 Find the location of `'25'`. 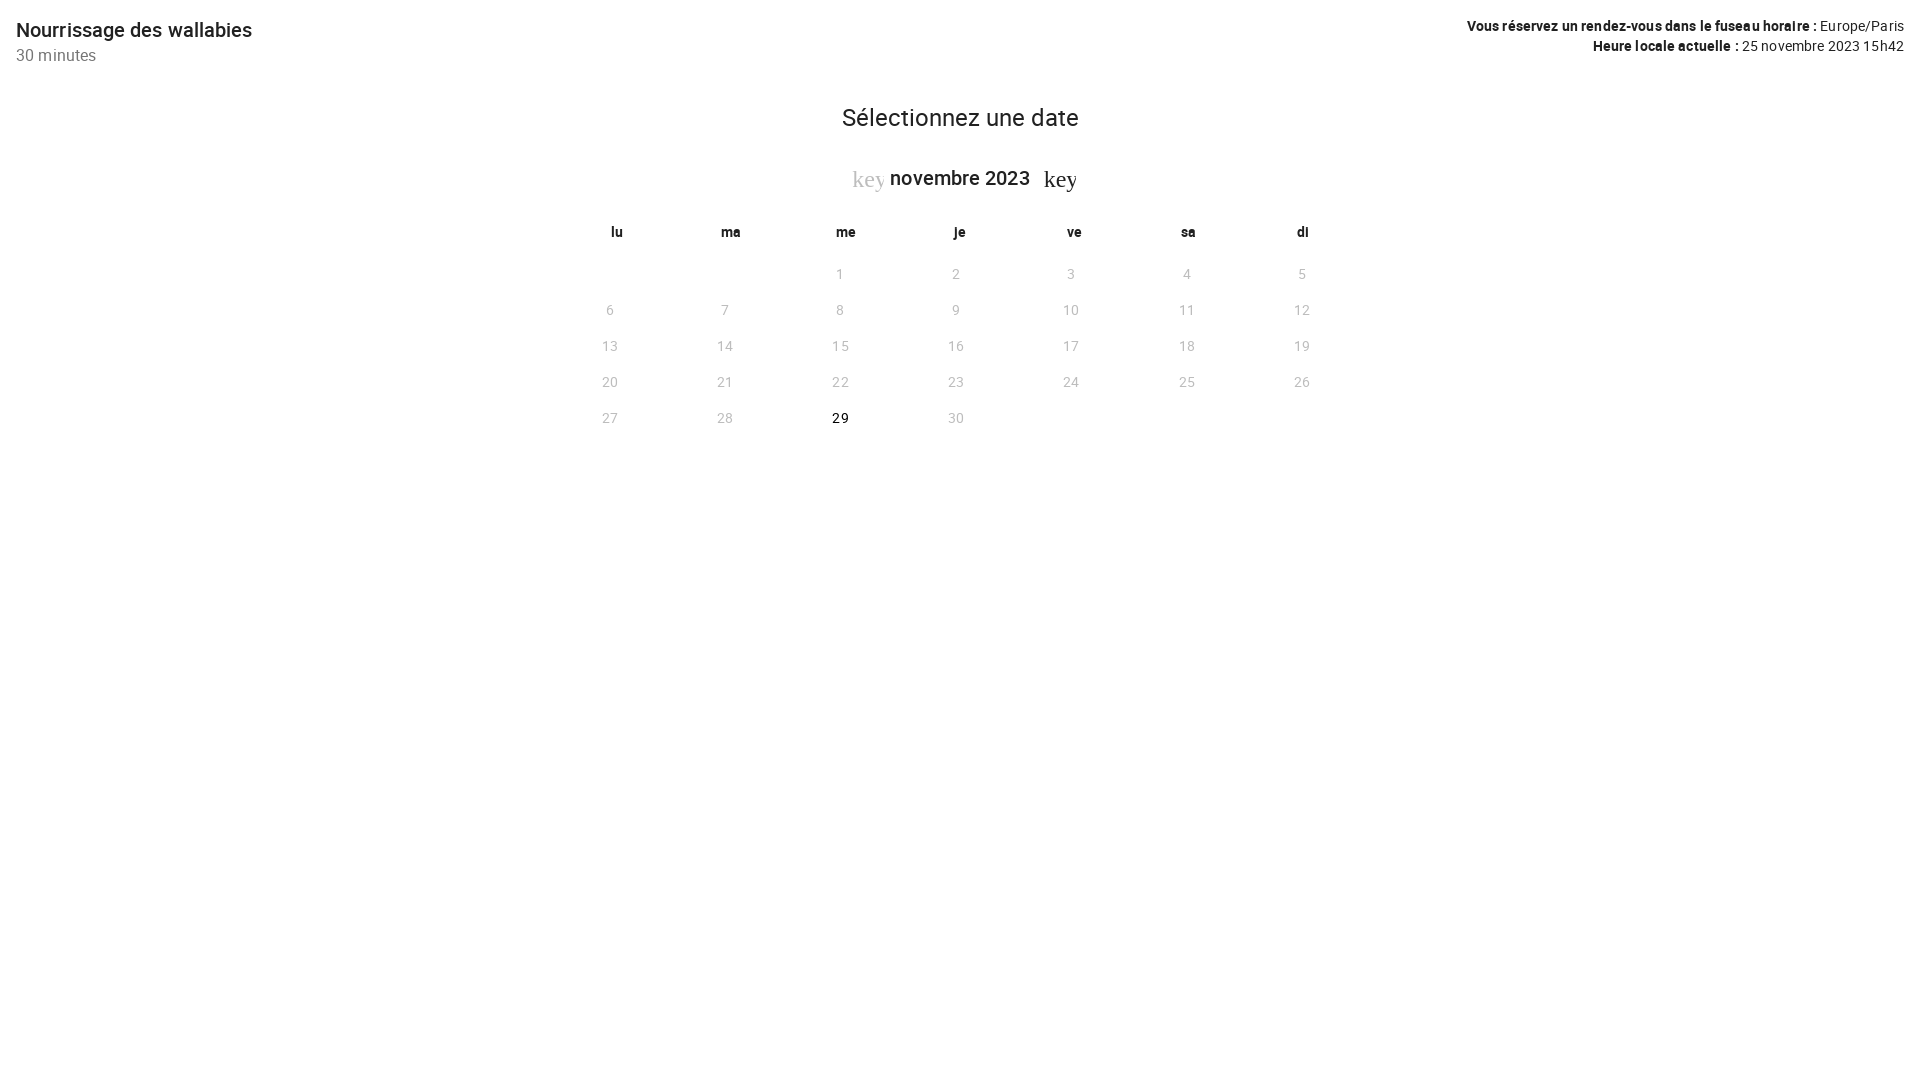

'25' is located at coordinates (1186, 381).